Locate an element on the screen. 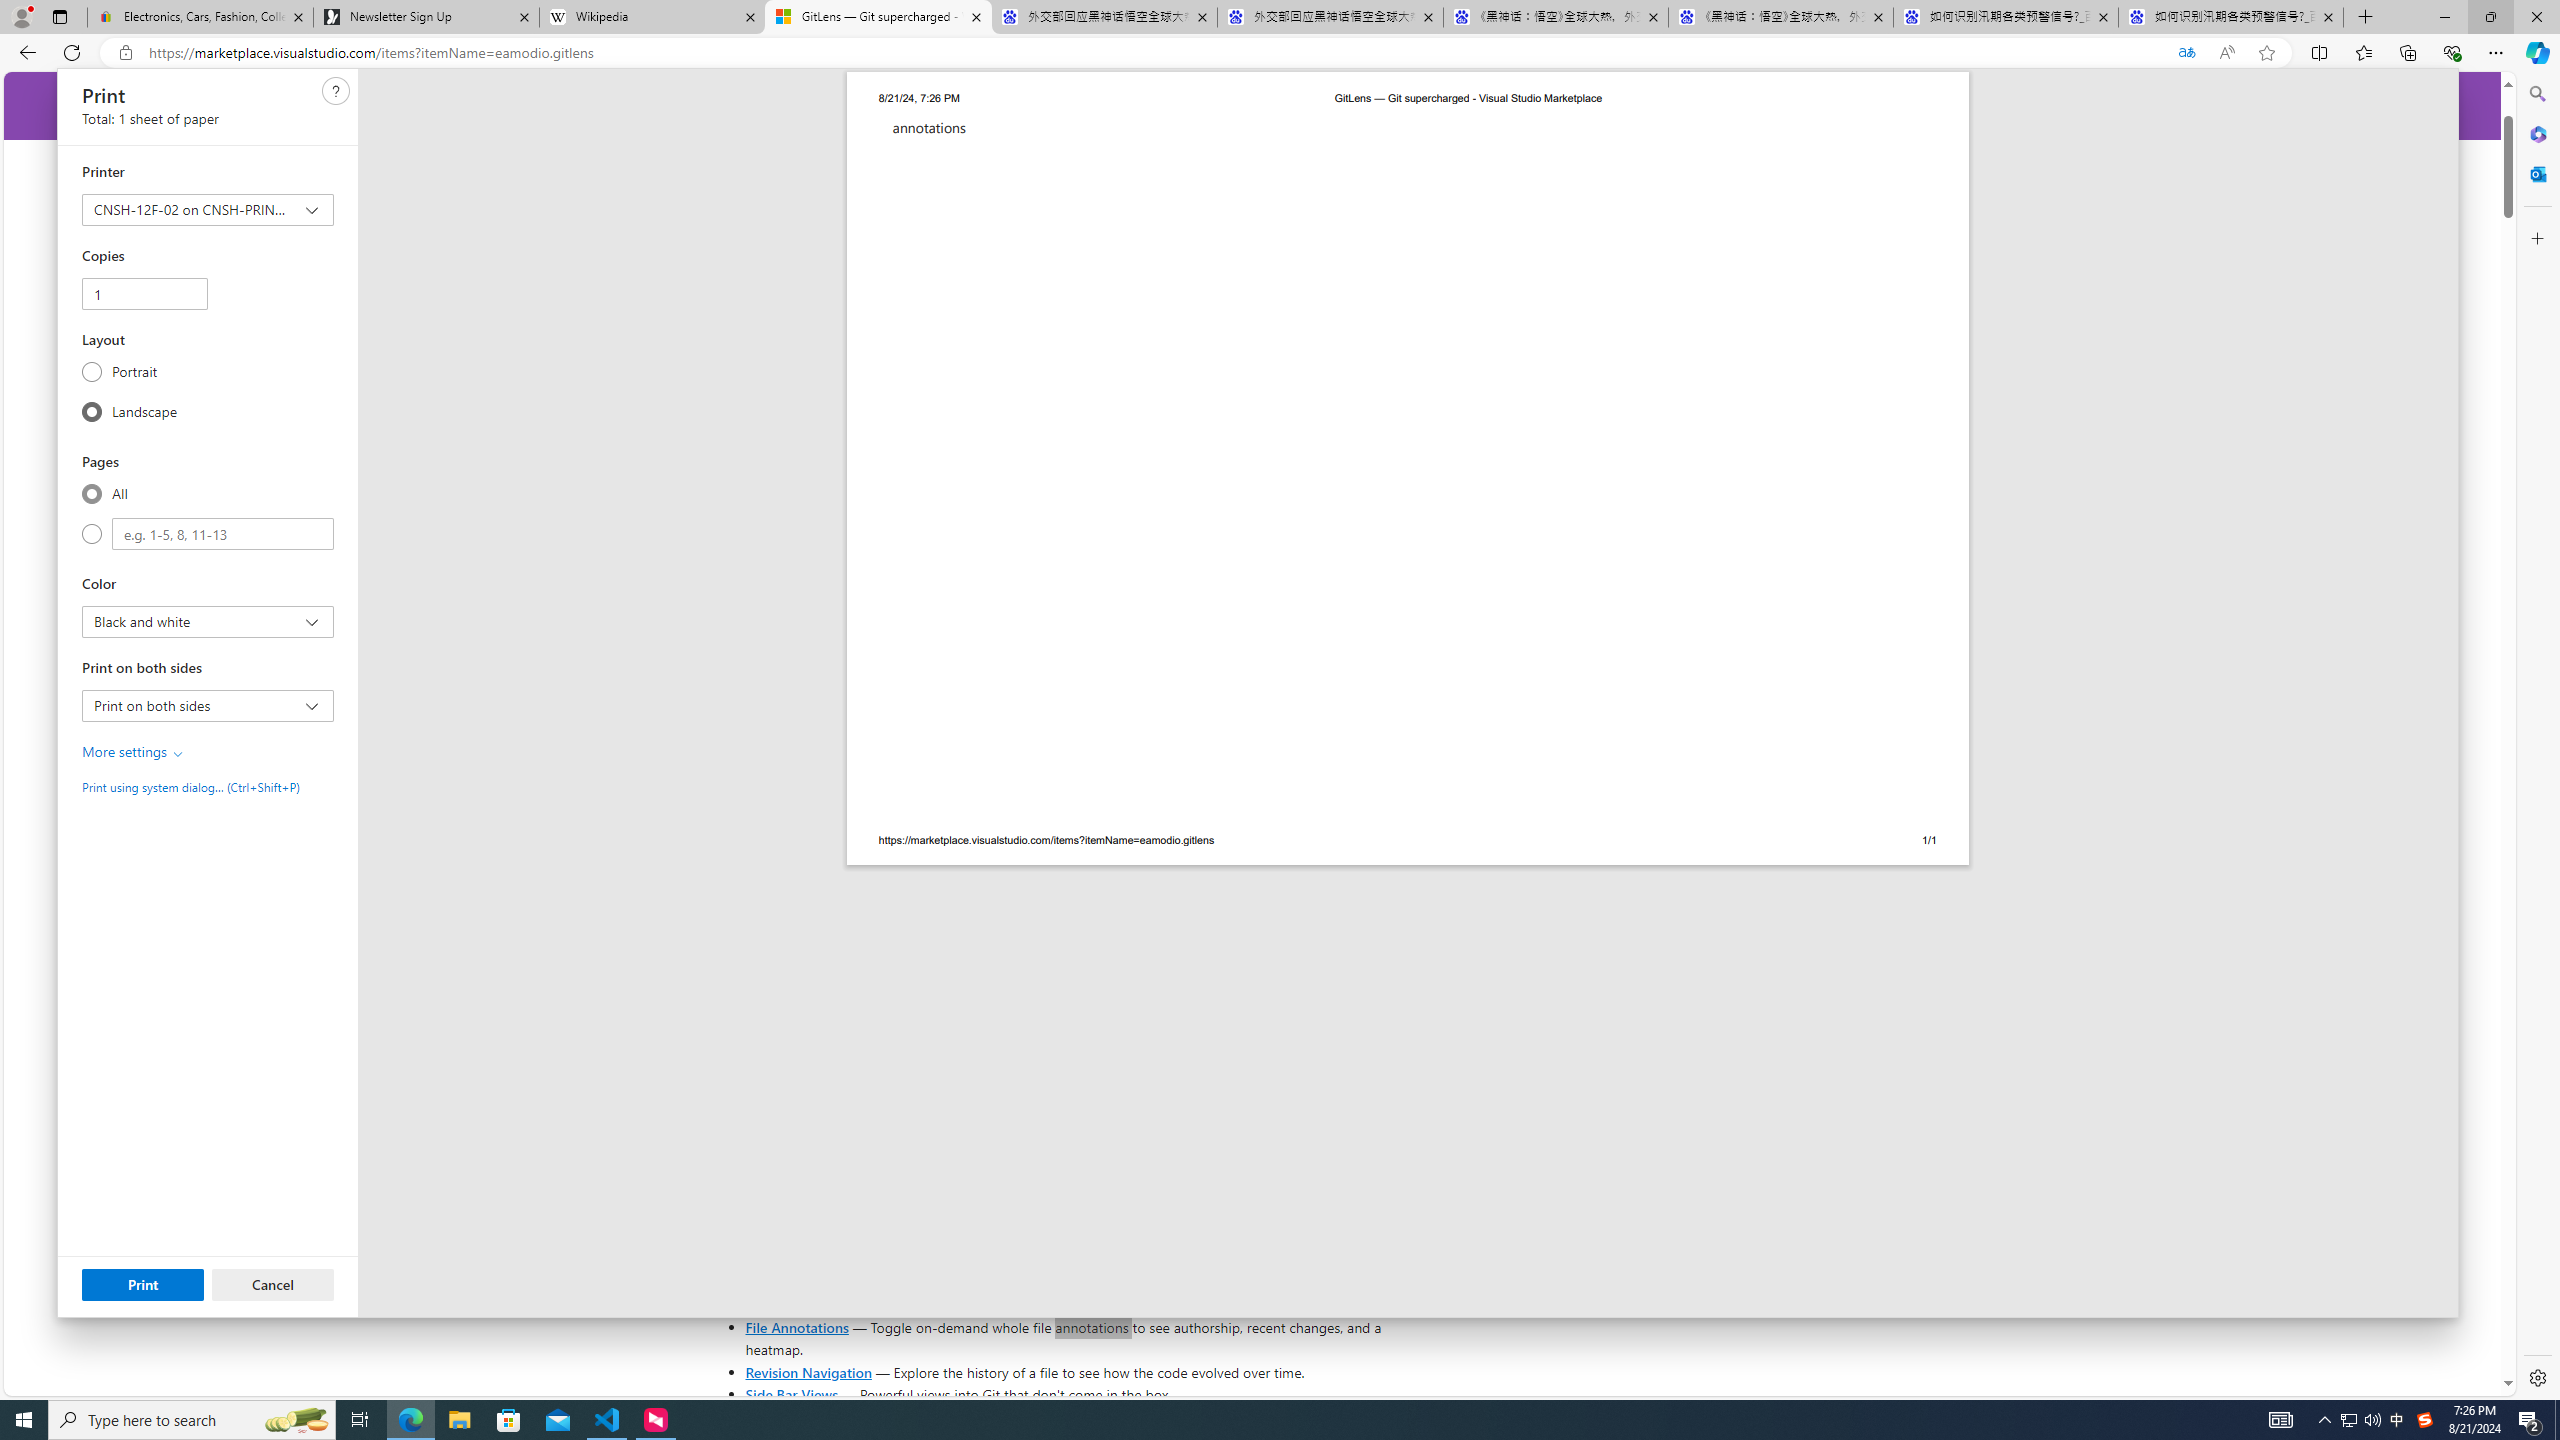  'Need help' is located at coordinates (335, 89).